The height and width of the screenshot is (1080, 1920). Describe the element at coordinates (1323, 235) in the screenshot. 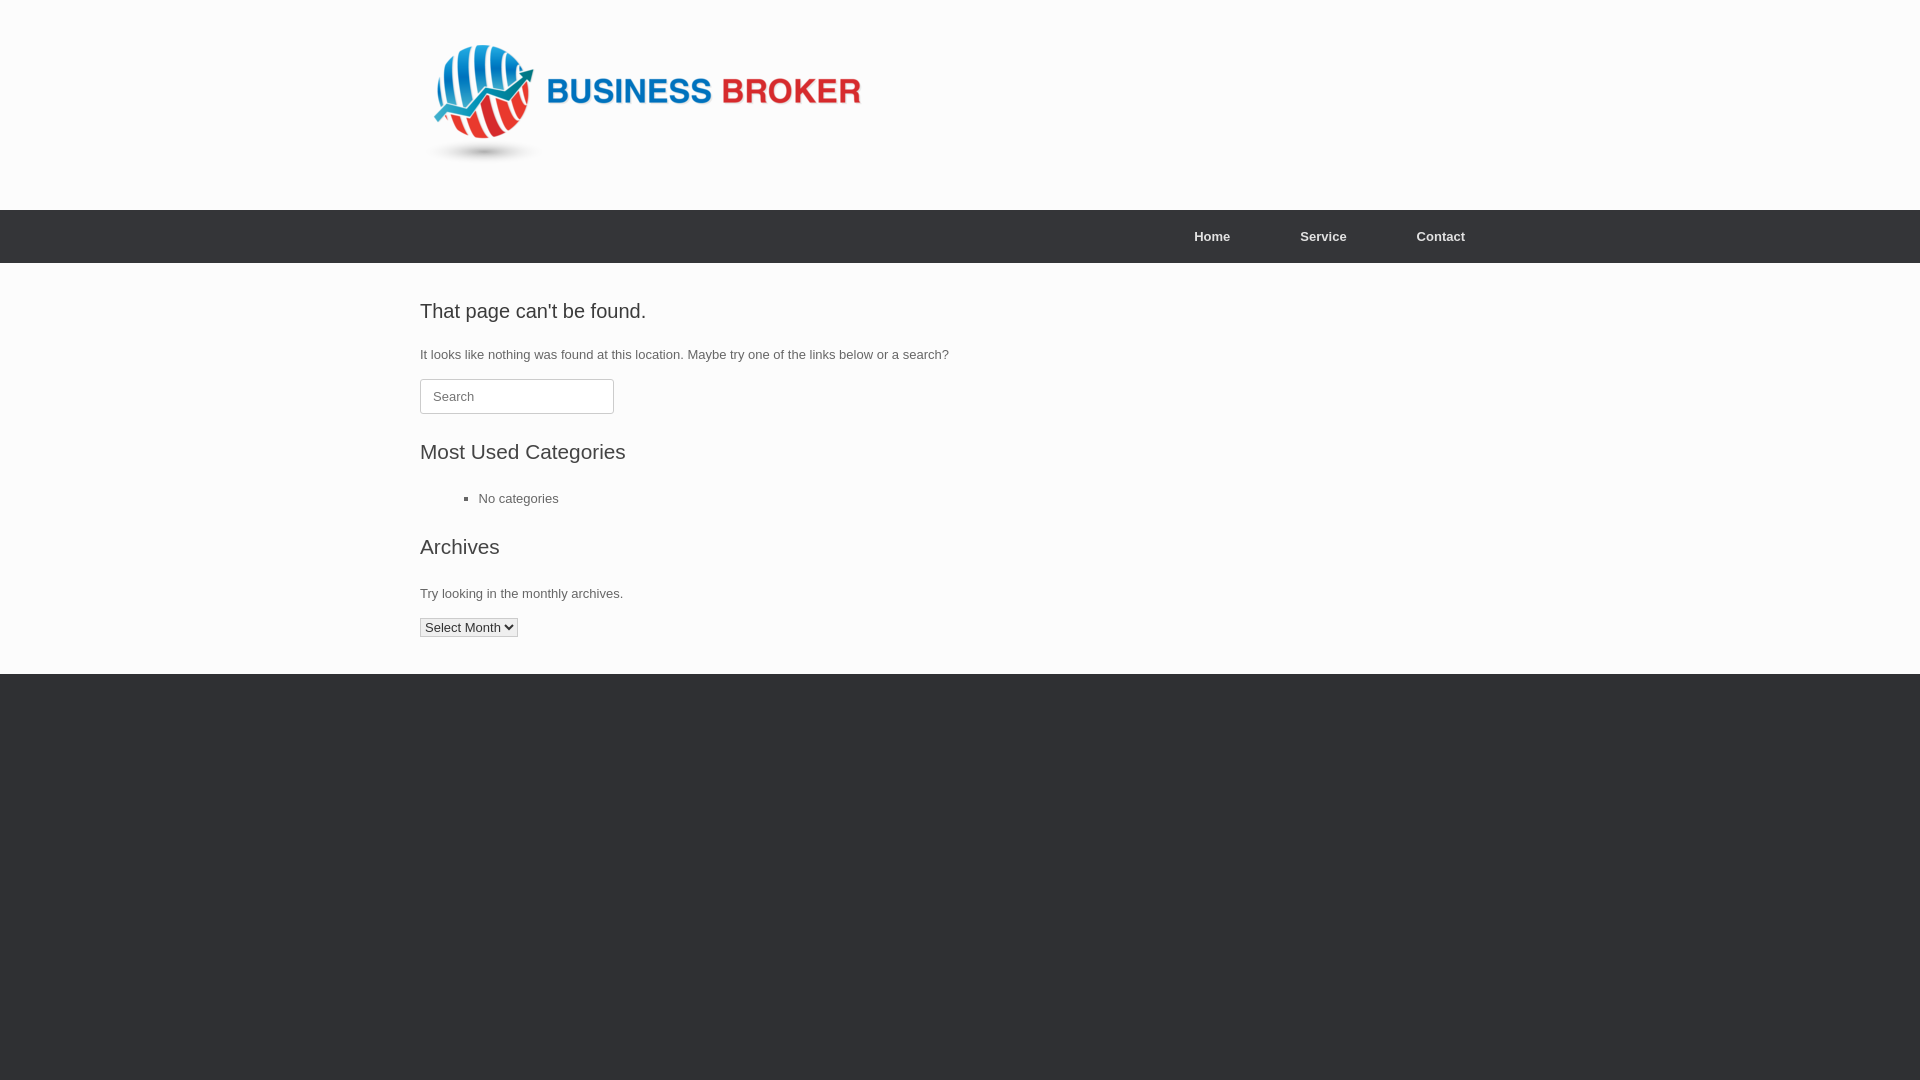

I see `'Service'` at that location.